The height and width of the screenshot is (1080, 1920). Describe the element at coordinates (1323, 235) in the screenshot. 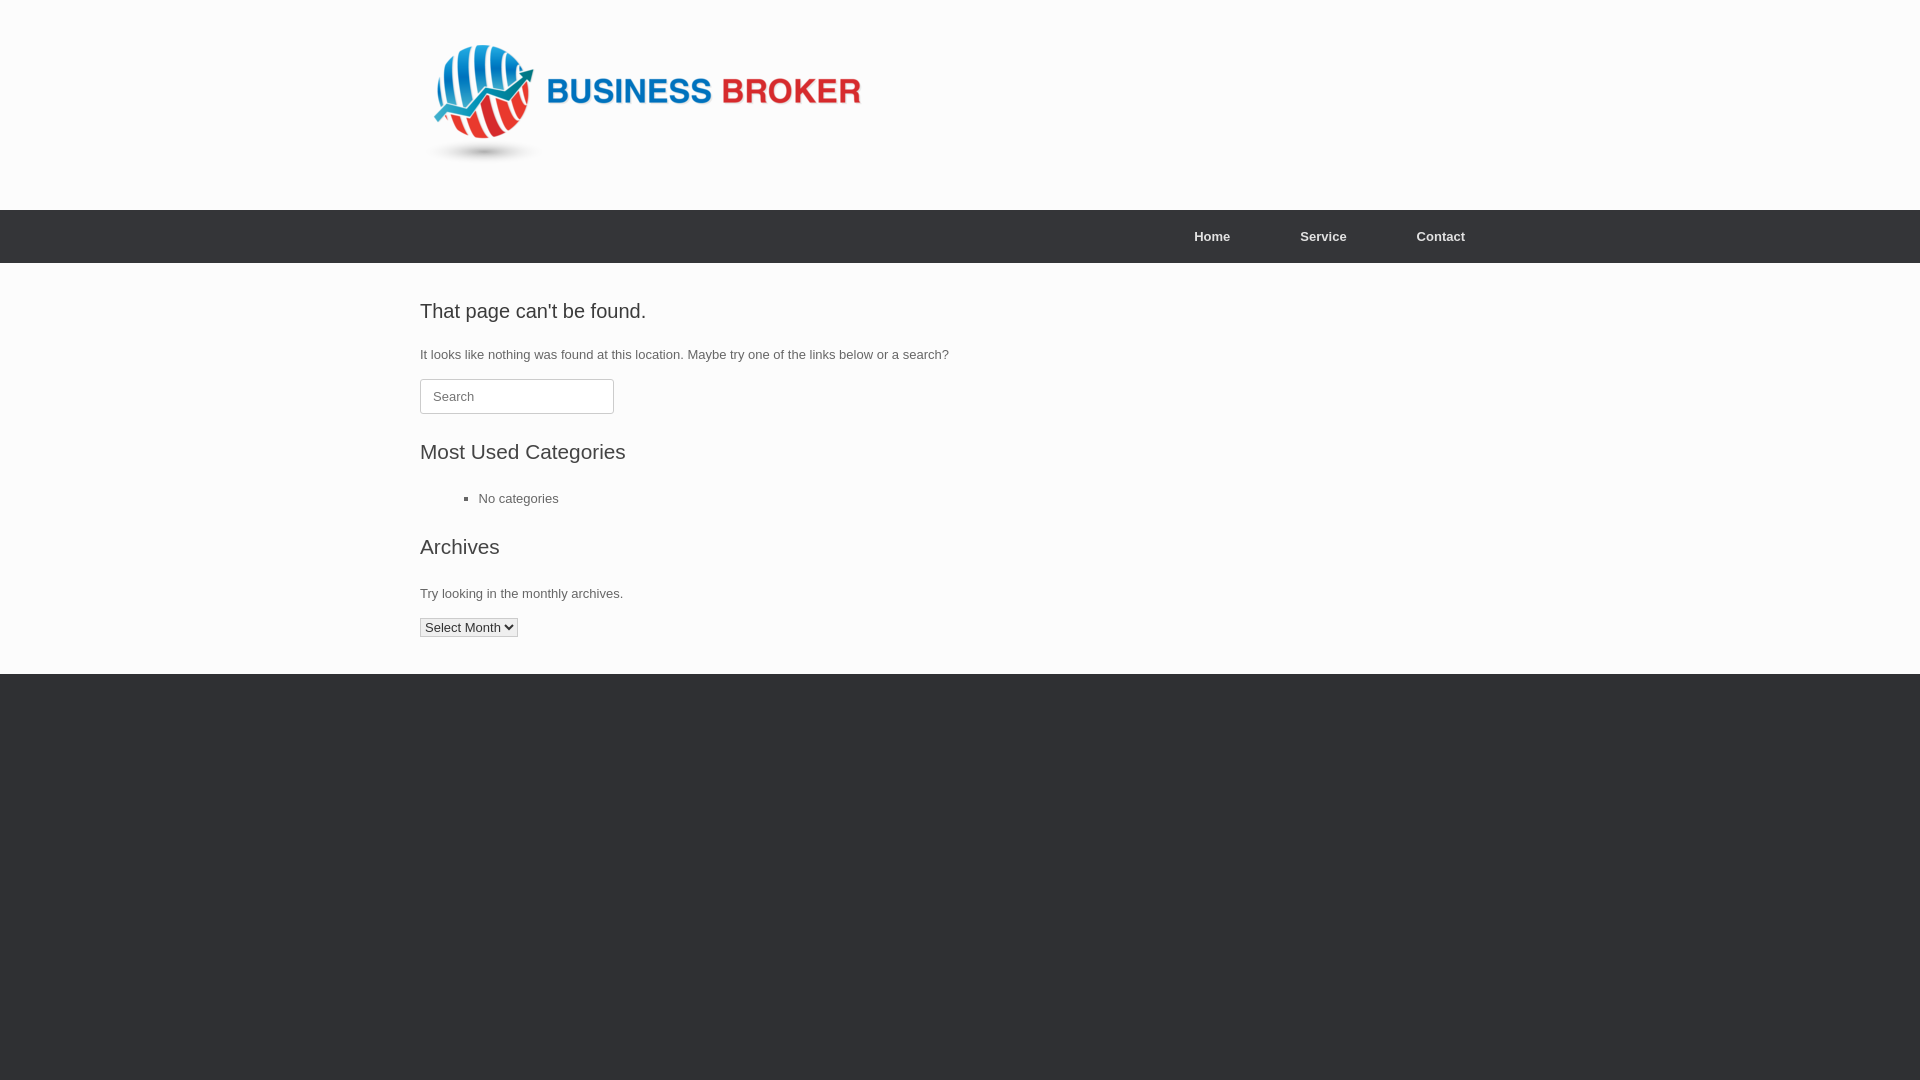

I see `'Service'` at that location.